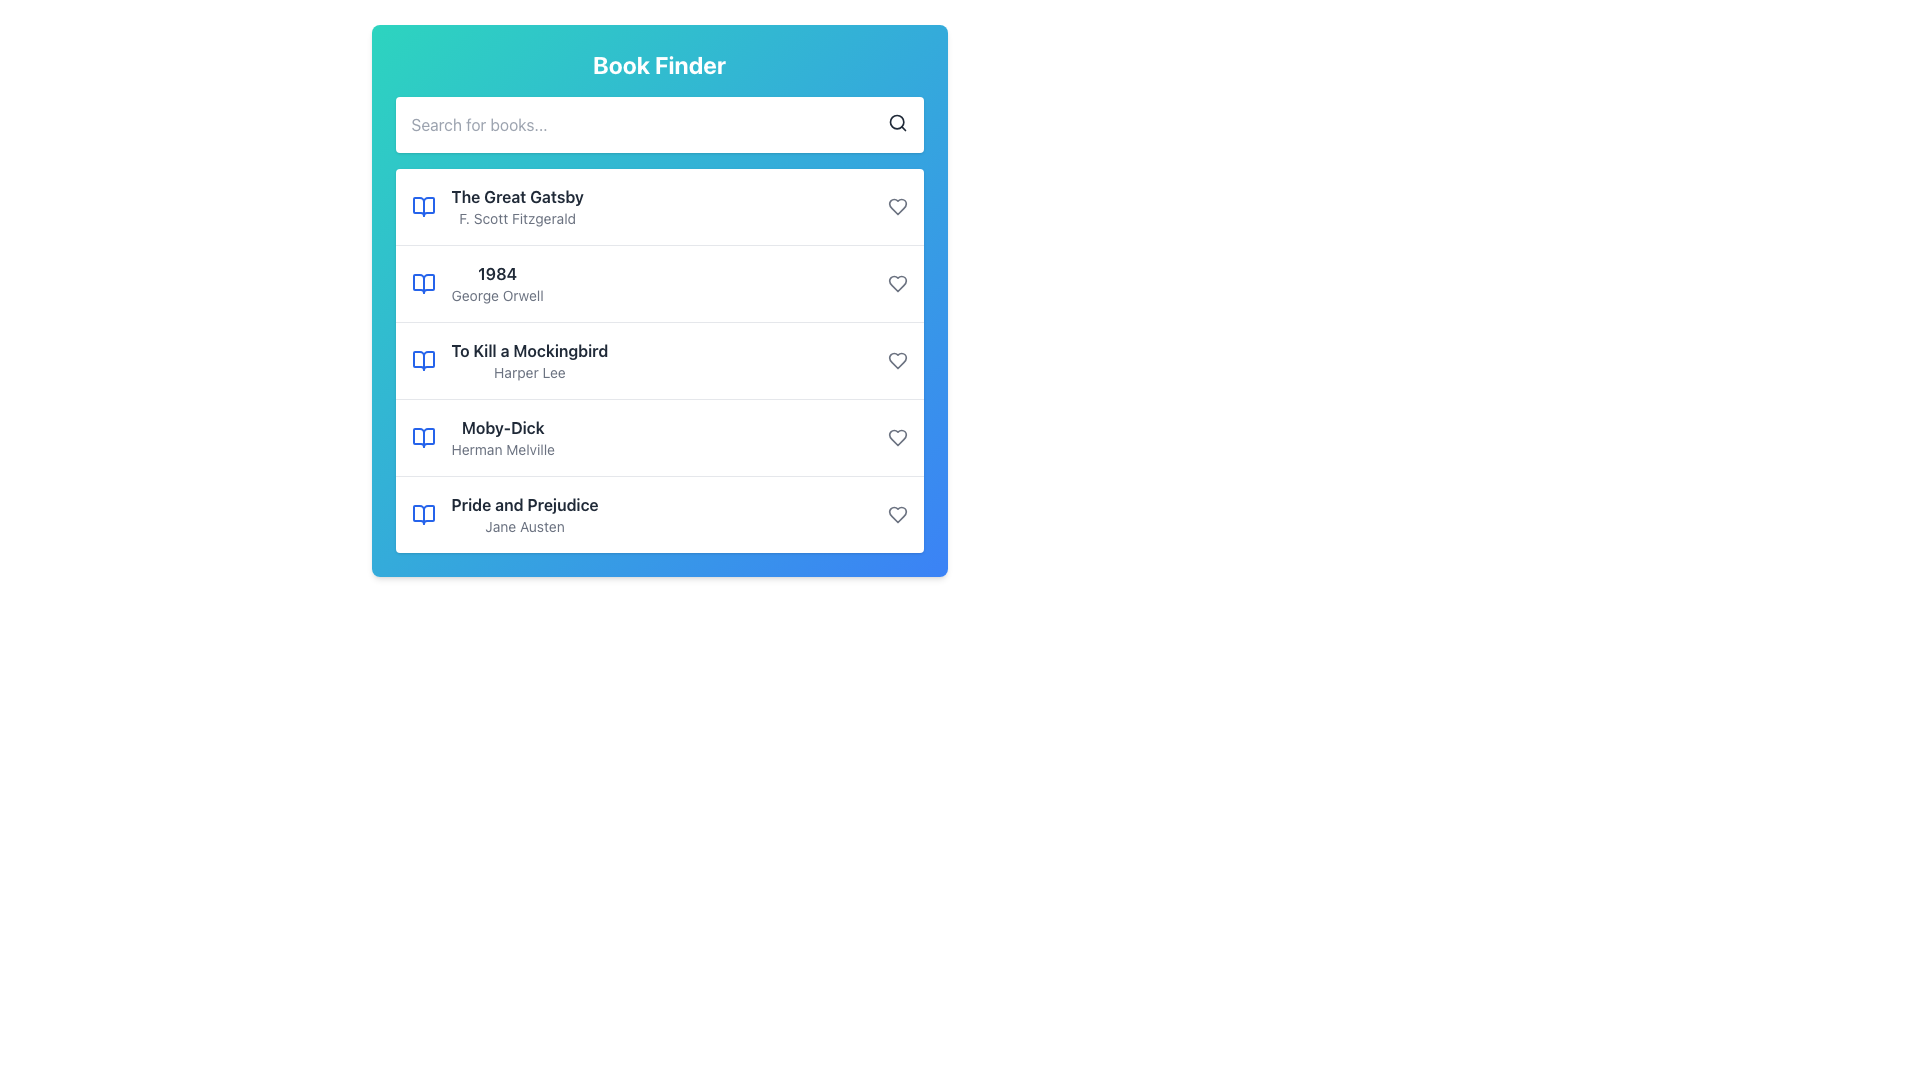  What do you see at coordinates (529, 373) in the screenshot?
I see `the text label displaying 'Harper Lee', located directly below 'To Kill a Mockingbird' in the book list` at bounding box center [529, 373].